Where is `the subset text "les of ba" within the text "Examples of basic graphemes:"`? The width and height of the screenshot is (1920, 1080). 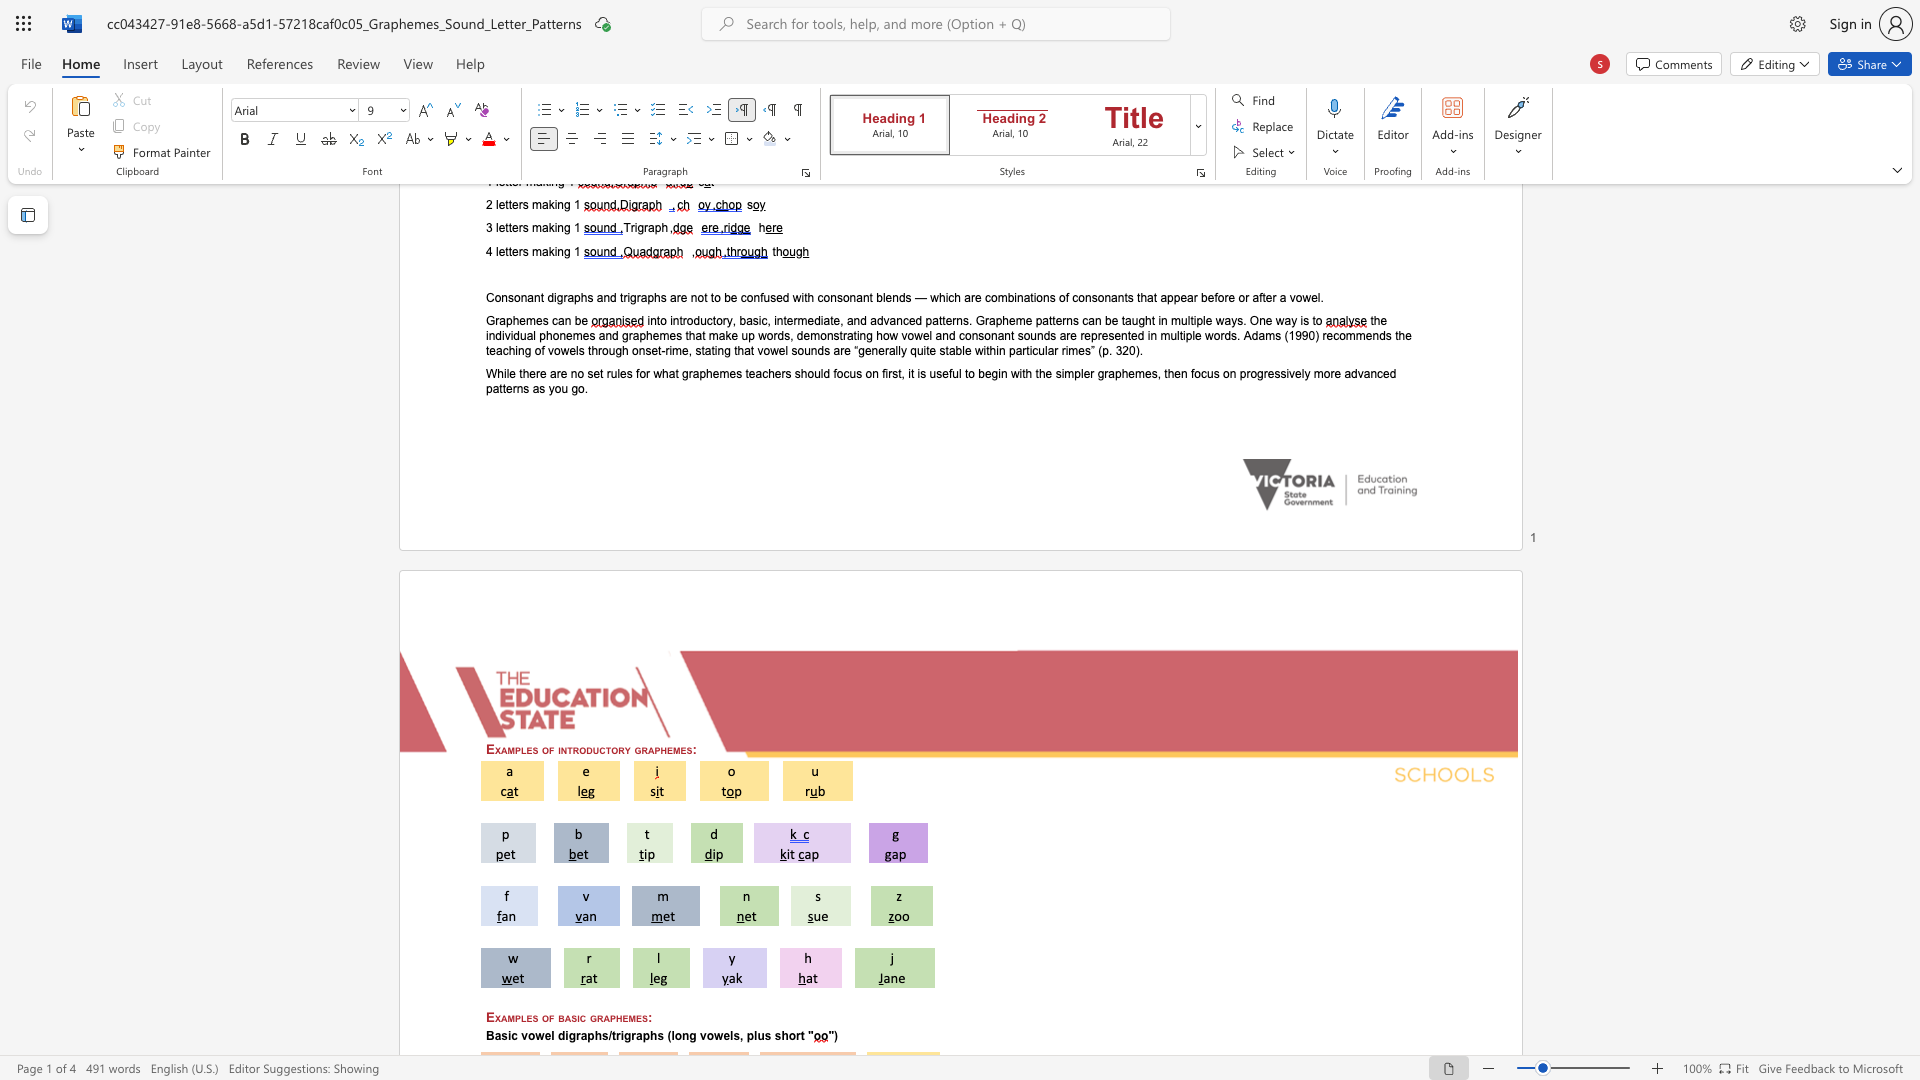 the subset text "les of ba" within the text "Examples of basic graphemes:" is located at coordinates (520, 1017).